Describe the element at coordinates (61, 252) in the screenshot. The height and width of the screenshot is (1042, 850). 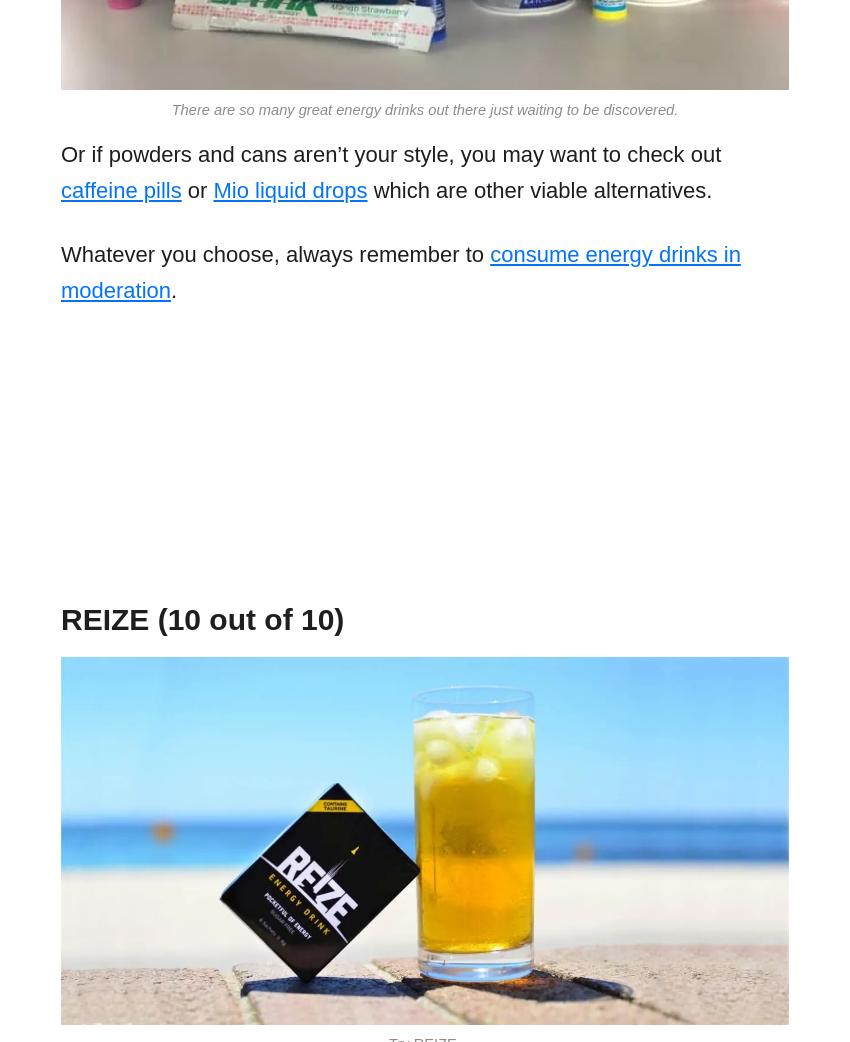
I see `'Whatever you choose, always remember to'` at that location.